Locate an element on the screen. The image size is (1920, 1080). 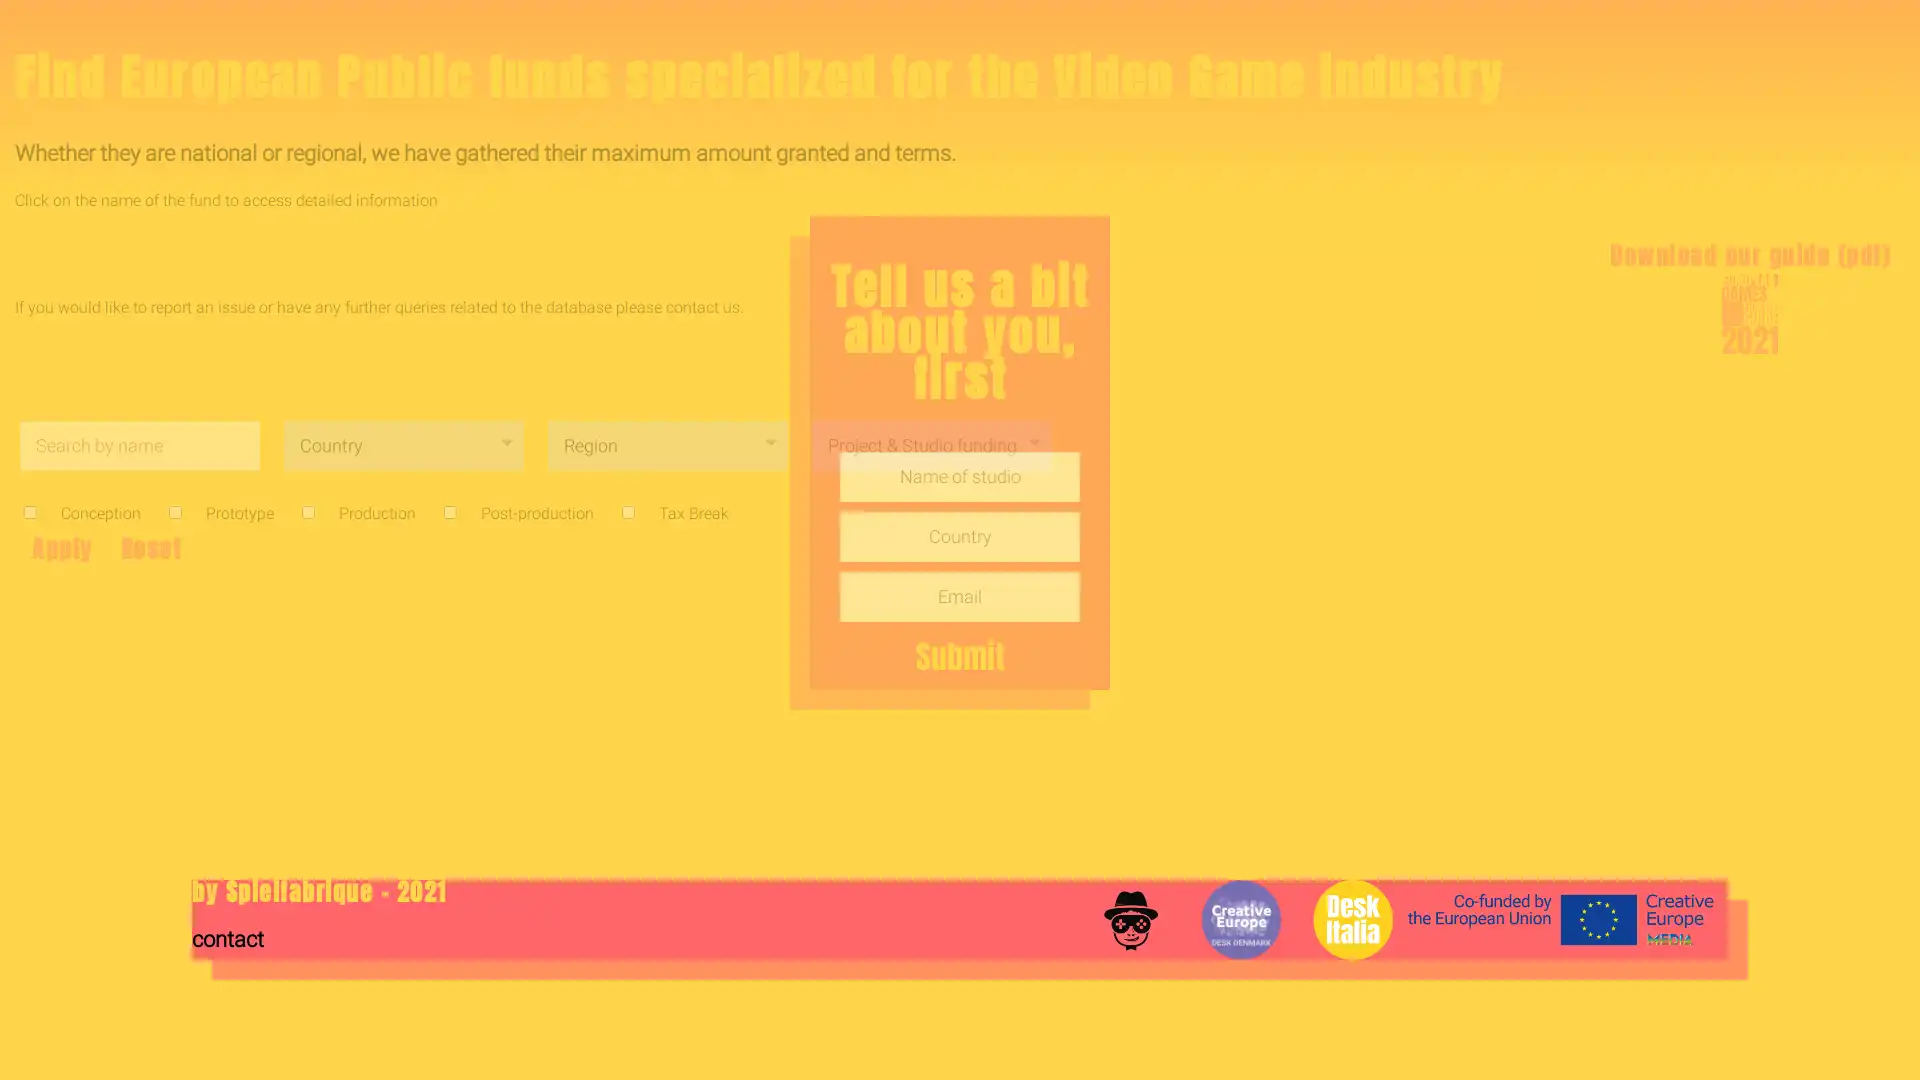
Submit is located at coordinates (960, 655).